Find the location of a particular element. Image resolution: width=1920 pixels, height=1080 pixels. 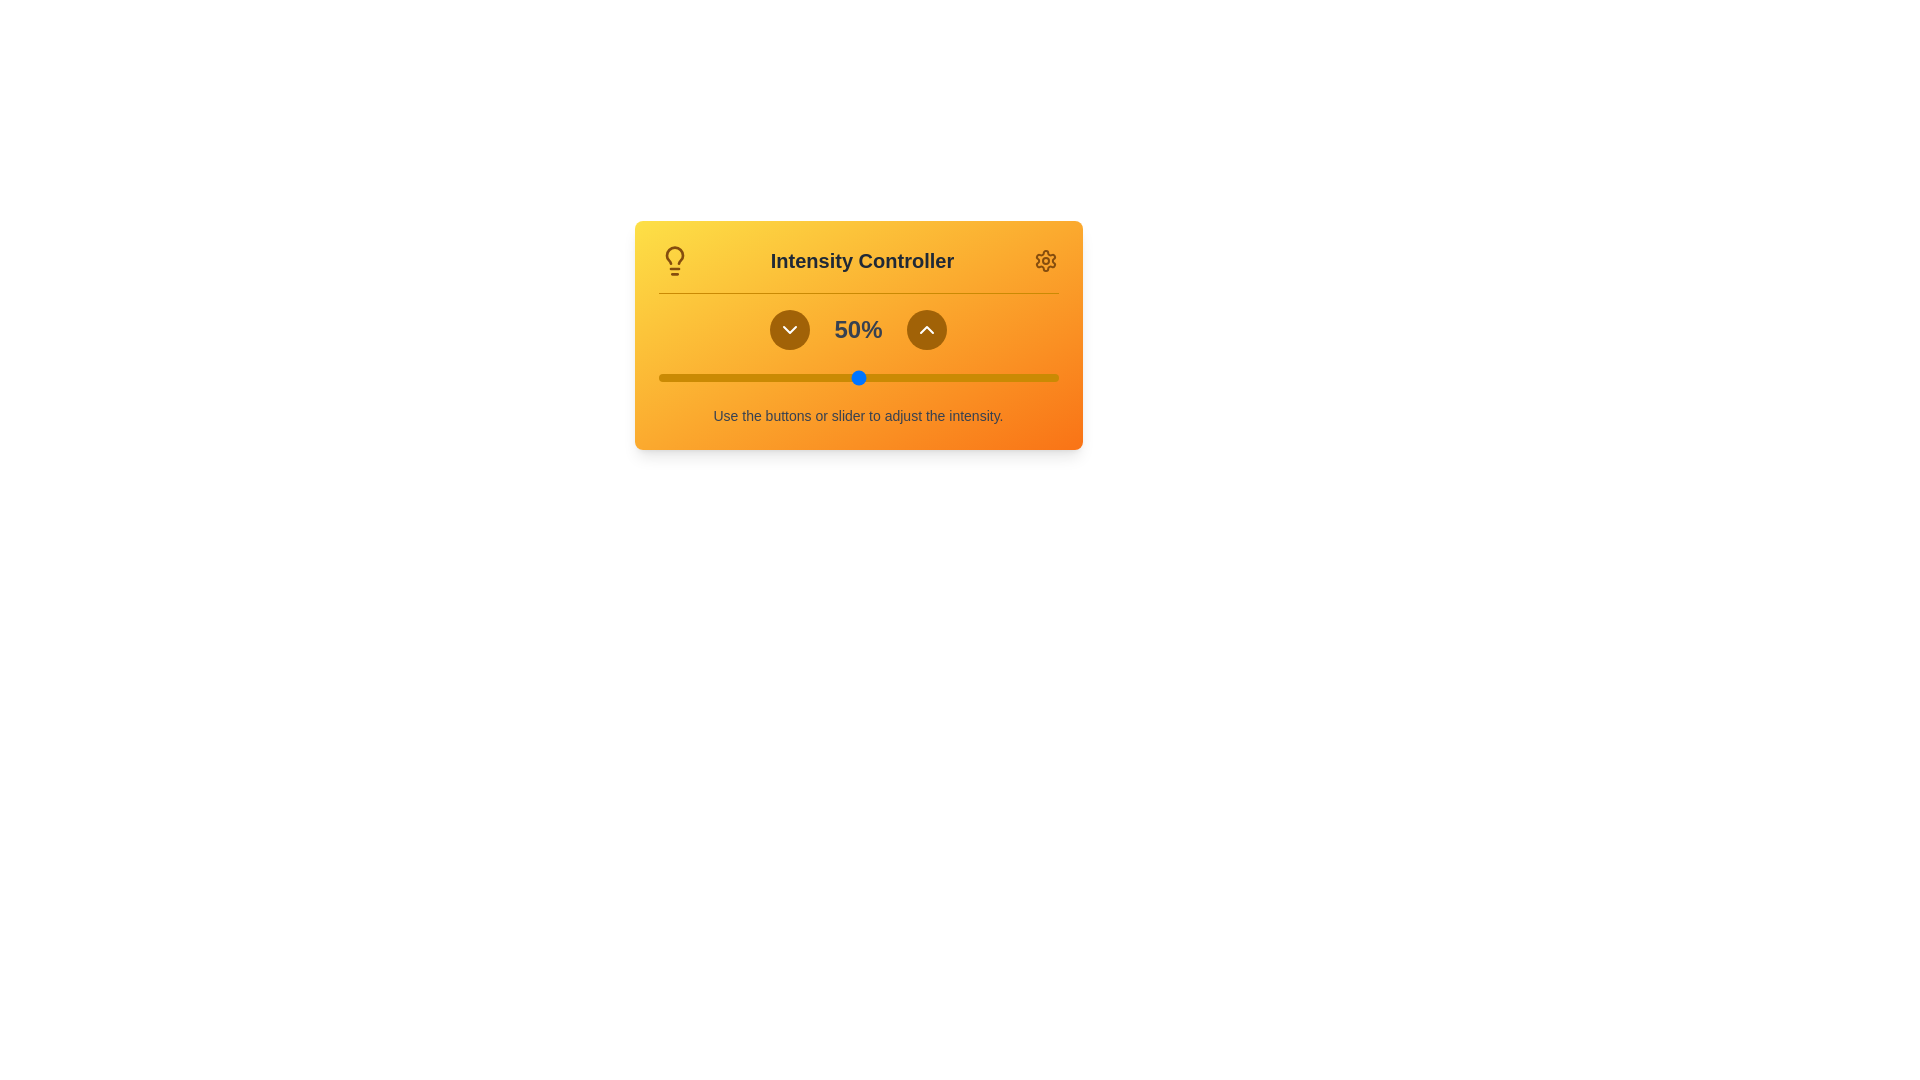

intensity is located at coordinates (870, 378).